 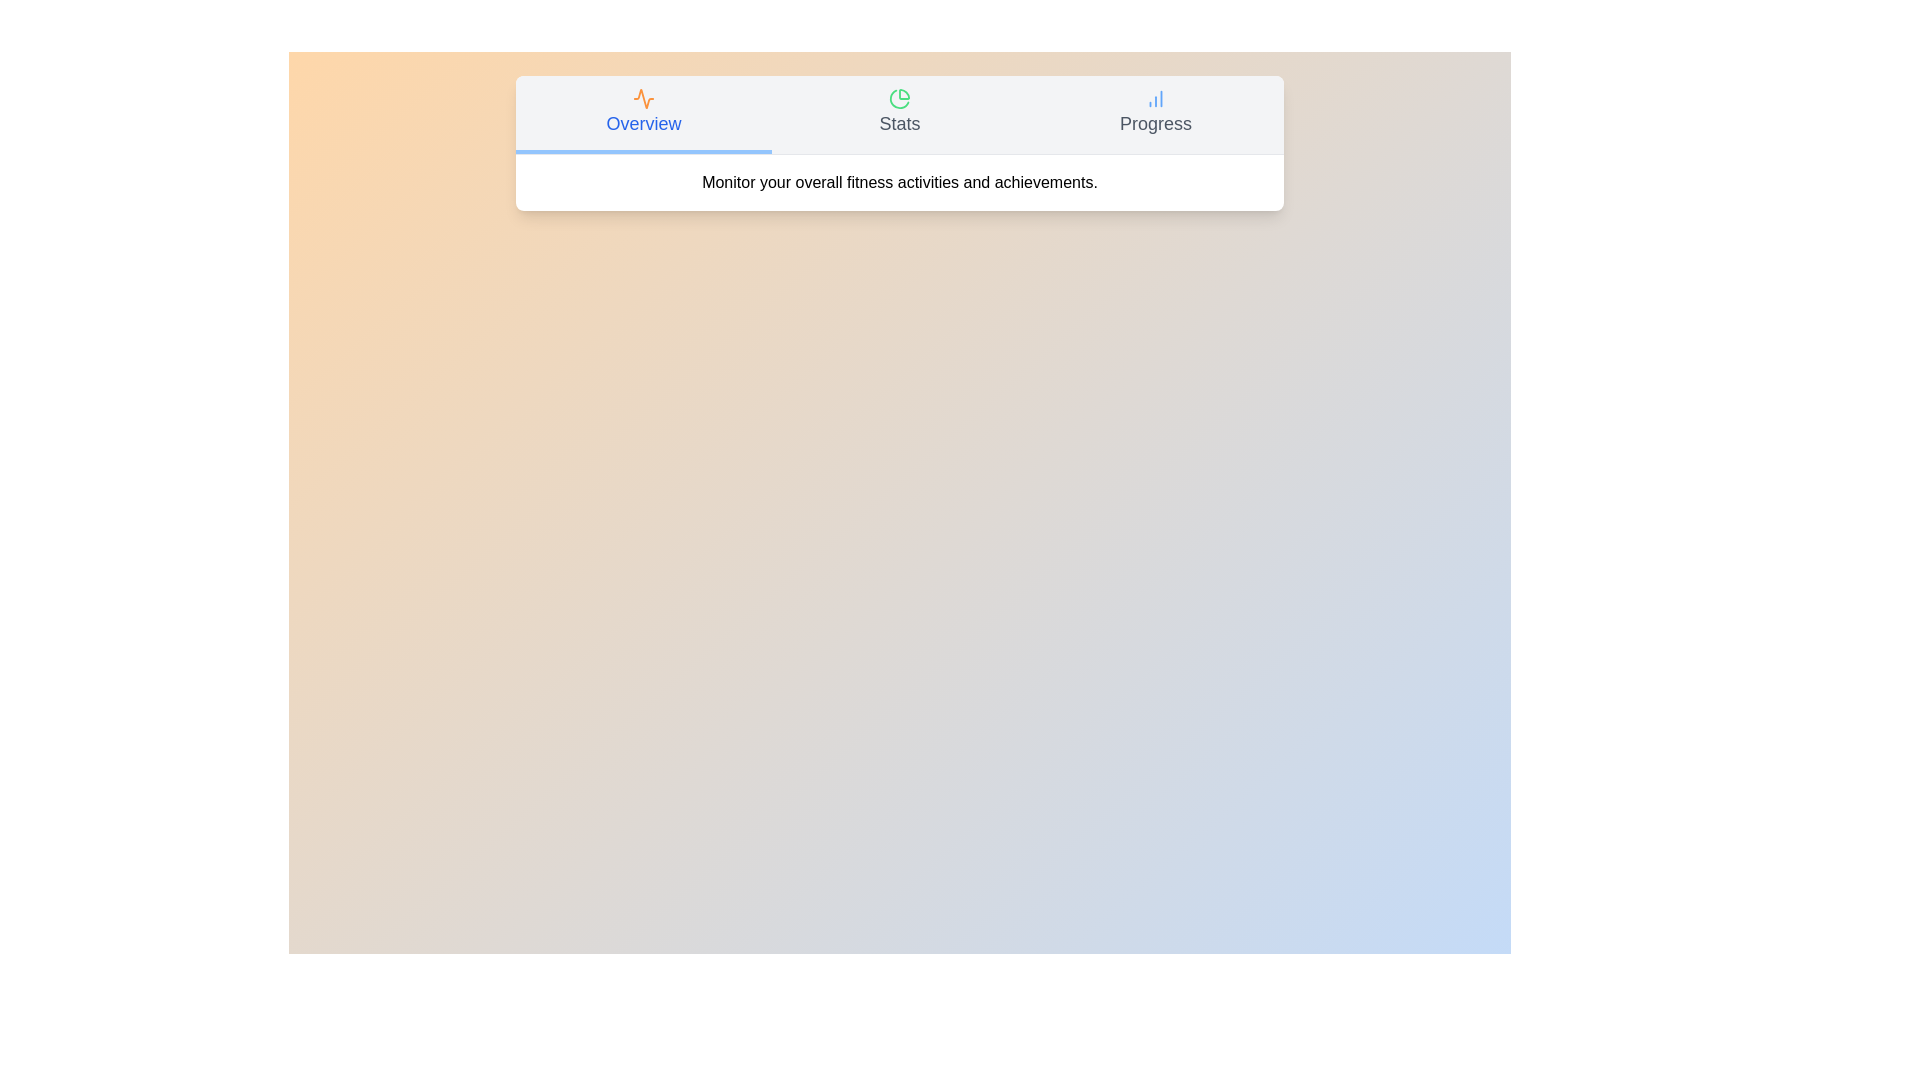 What do you see at coordinates (899, 115) in the screenshot?
I see `the tab labeled Stats to preview its hover style` at bounding box center [899, 115].